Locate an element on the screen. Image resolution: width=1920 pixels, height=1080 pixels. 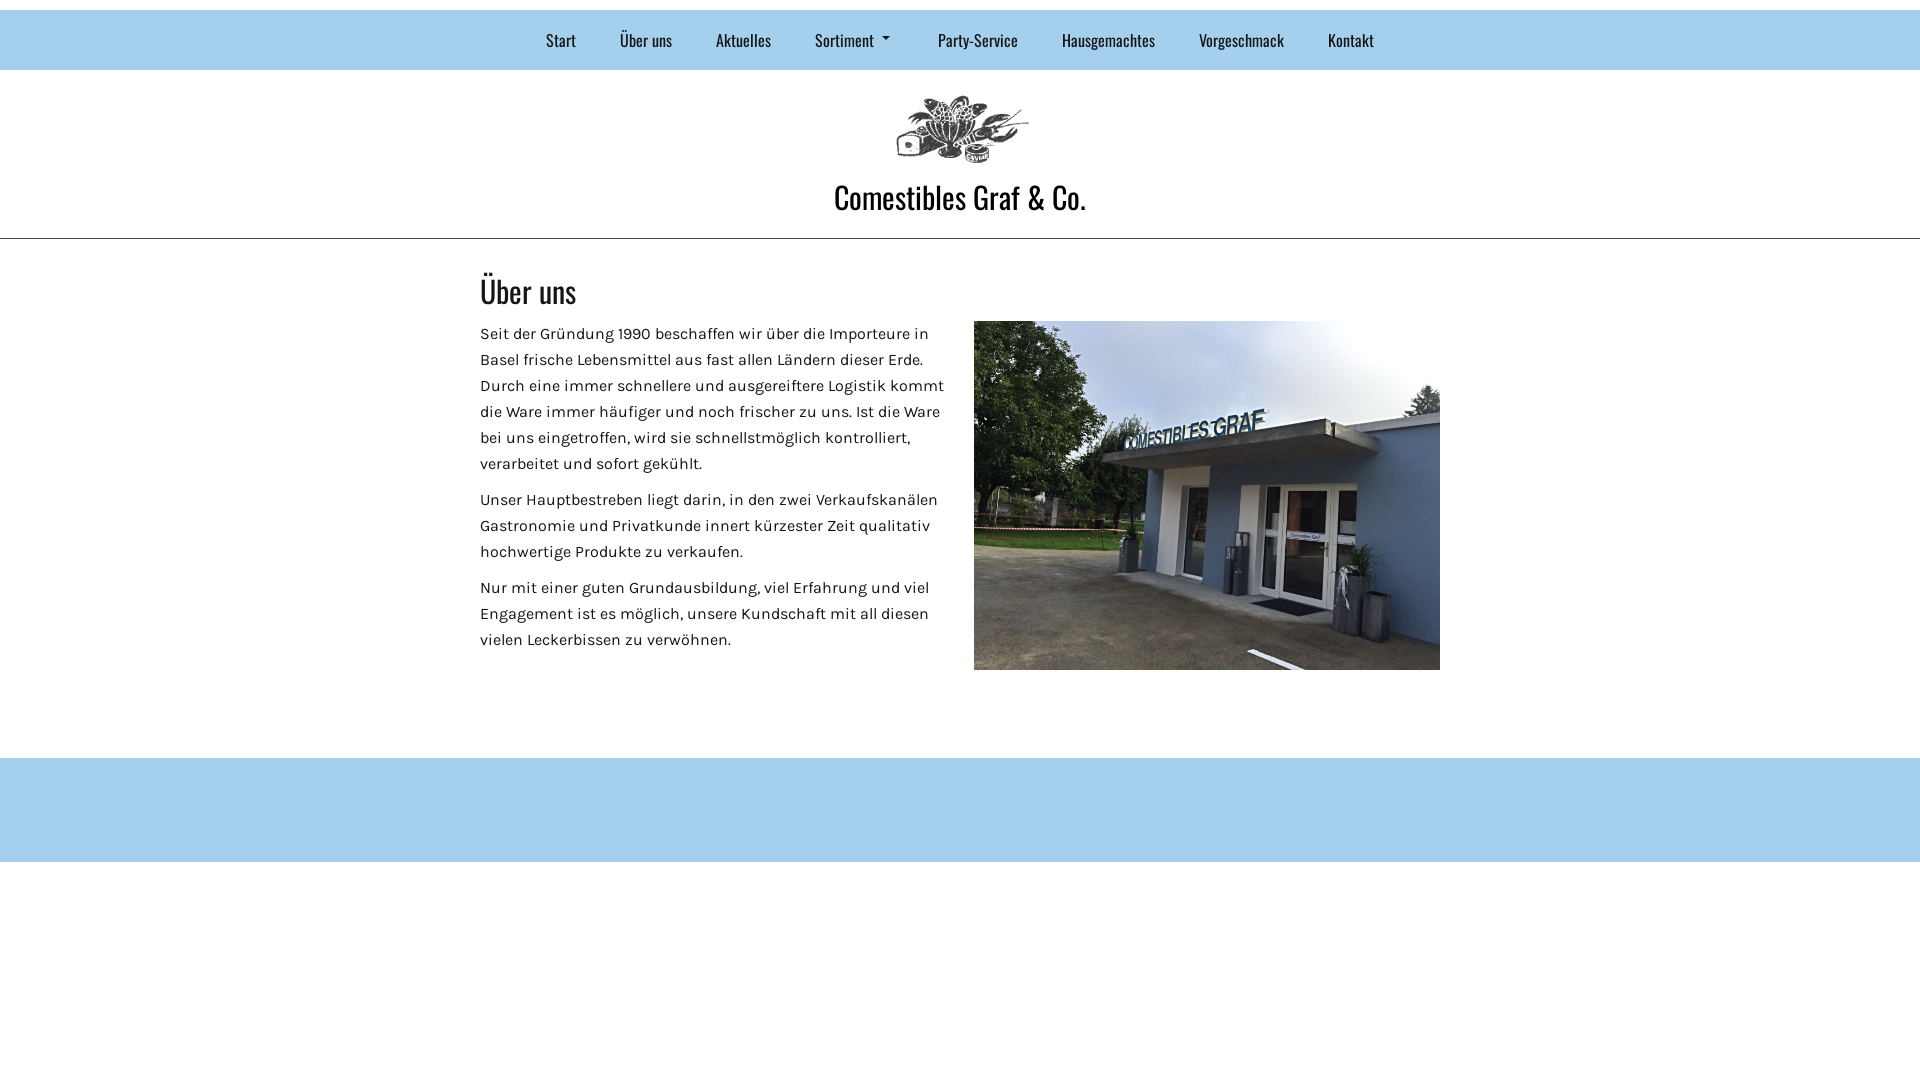
'Vorgeschmack' is located at coordinates (1240, 39).